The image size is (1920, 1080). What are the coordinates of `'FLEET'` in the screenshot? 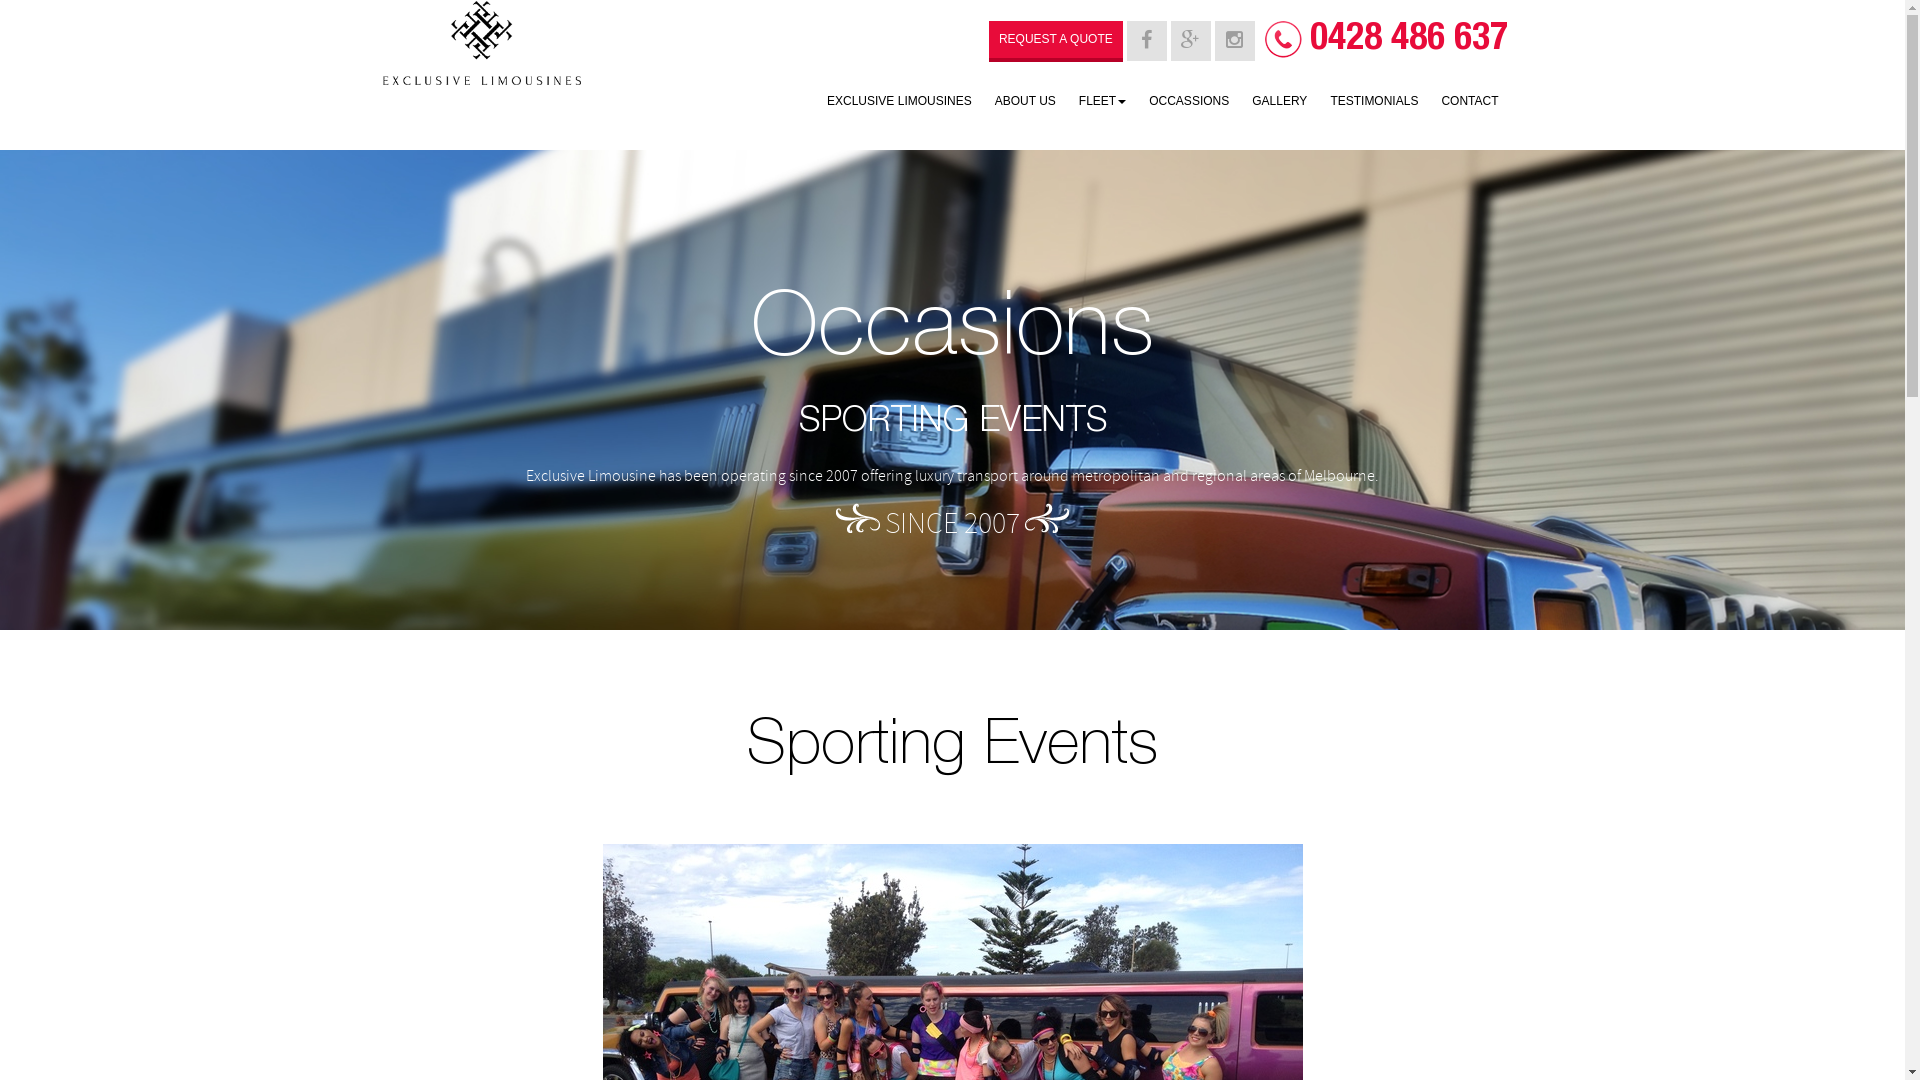 It's located at (1101, 103).